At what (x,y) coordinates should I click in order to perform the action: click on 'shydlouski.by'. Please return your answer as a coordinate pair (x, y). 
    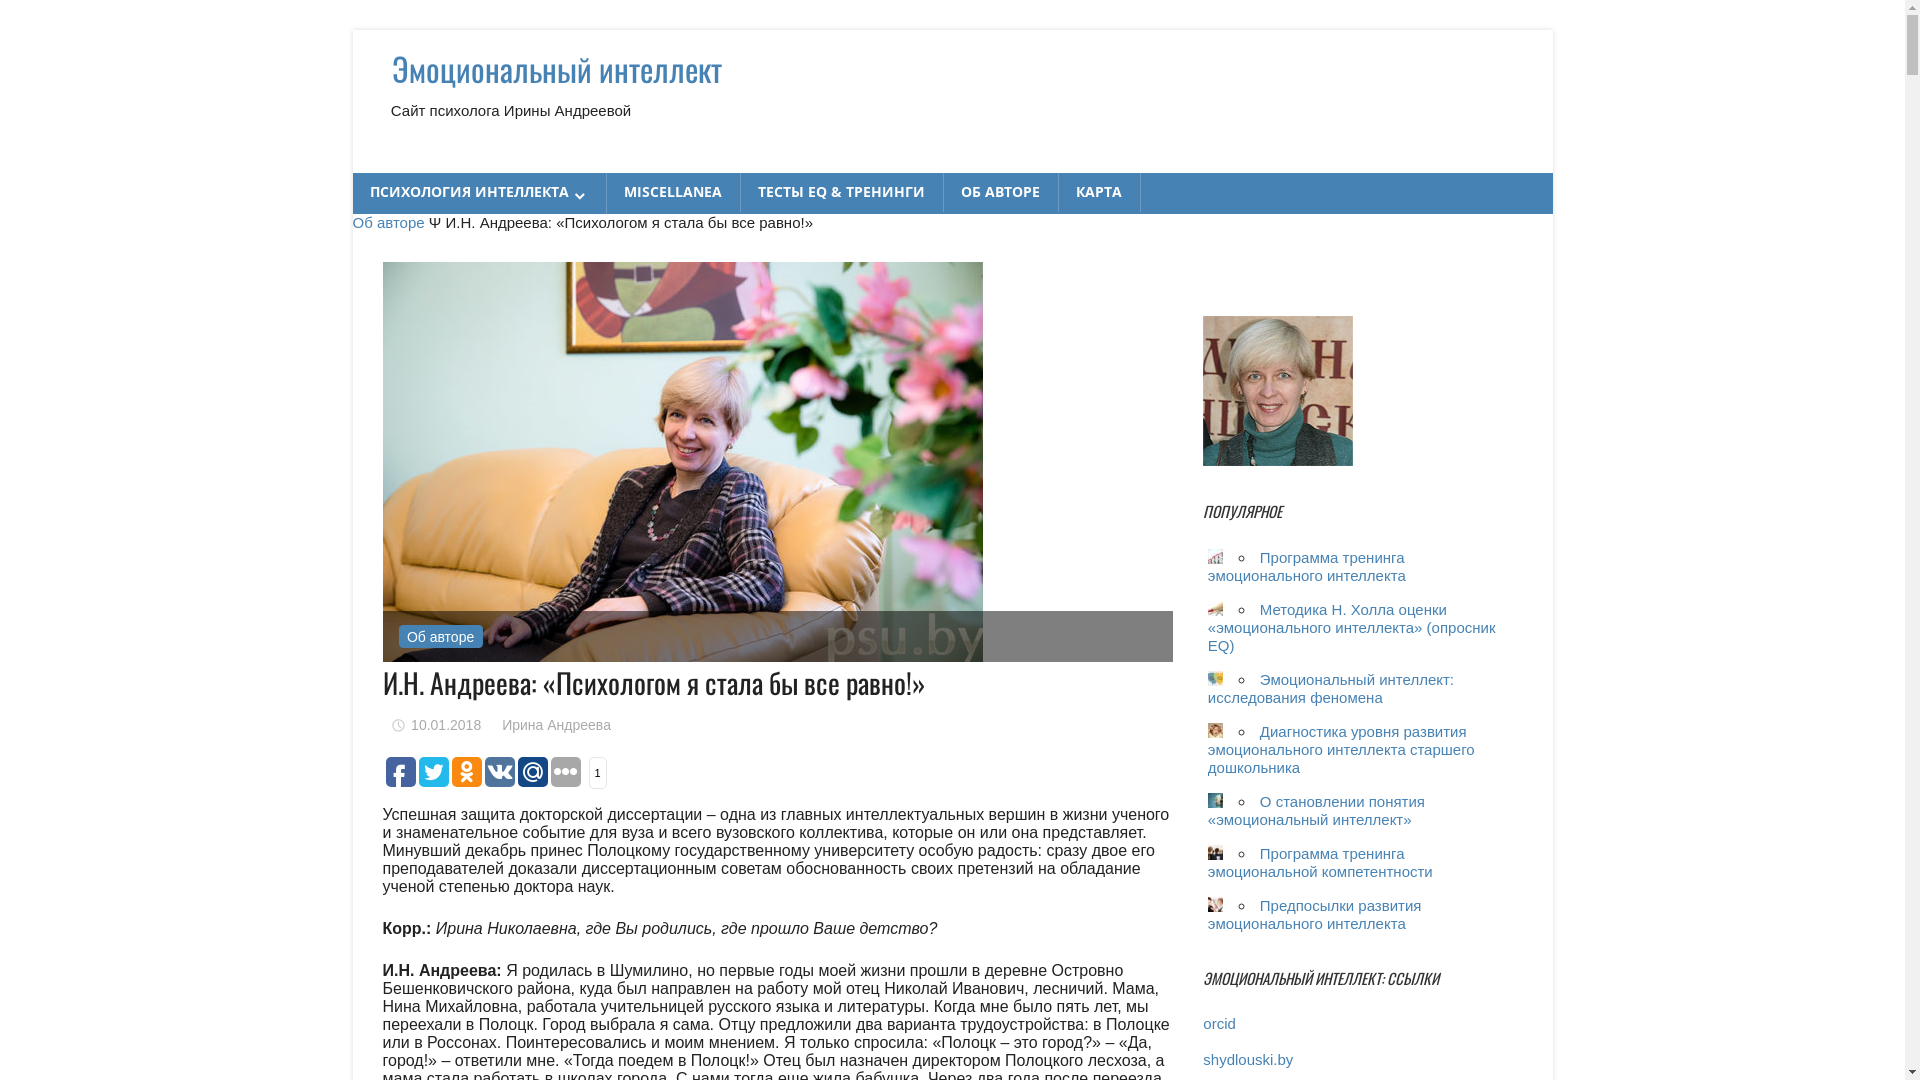
    Looking at the image, I should click on (1247, 1058).